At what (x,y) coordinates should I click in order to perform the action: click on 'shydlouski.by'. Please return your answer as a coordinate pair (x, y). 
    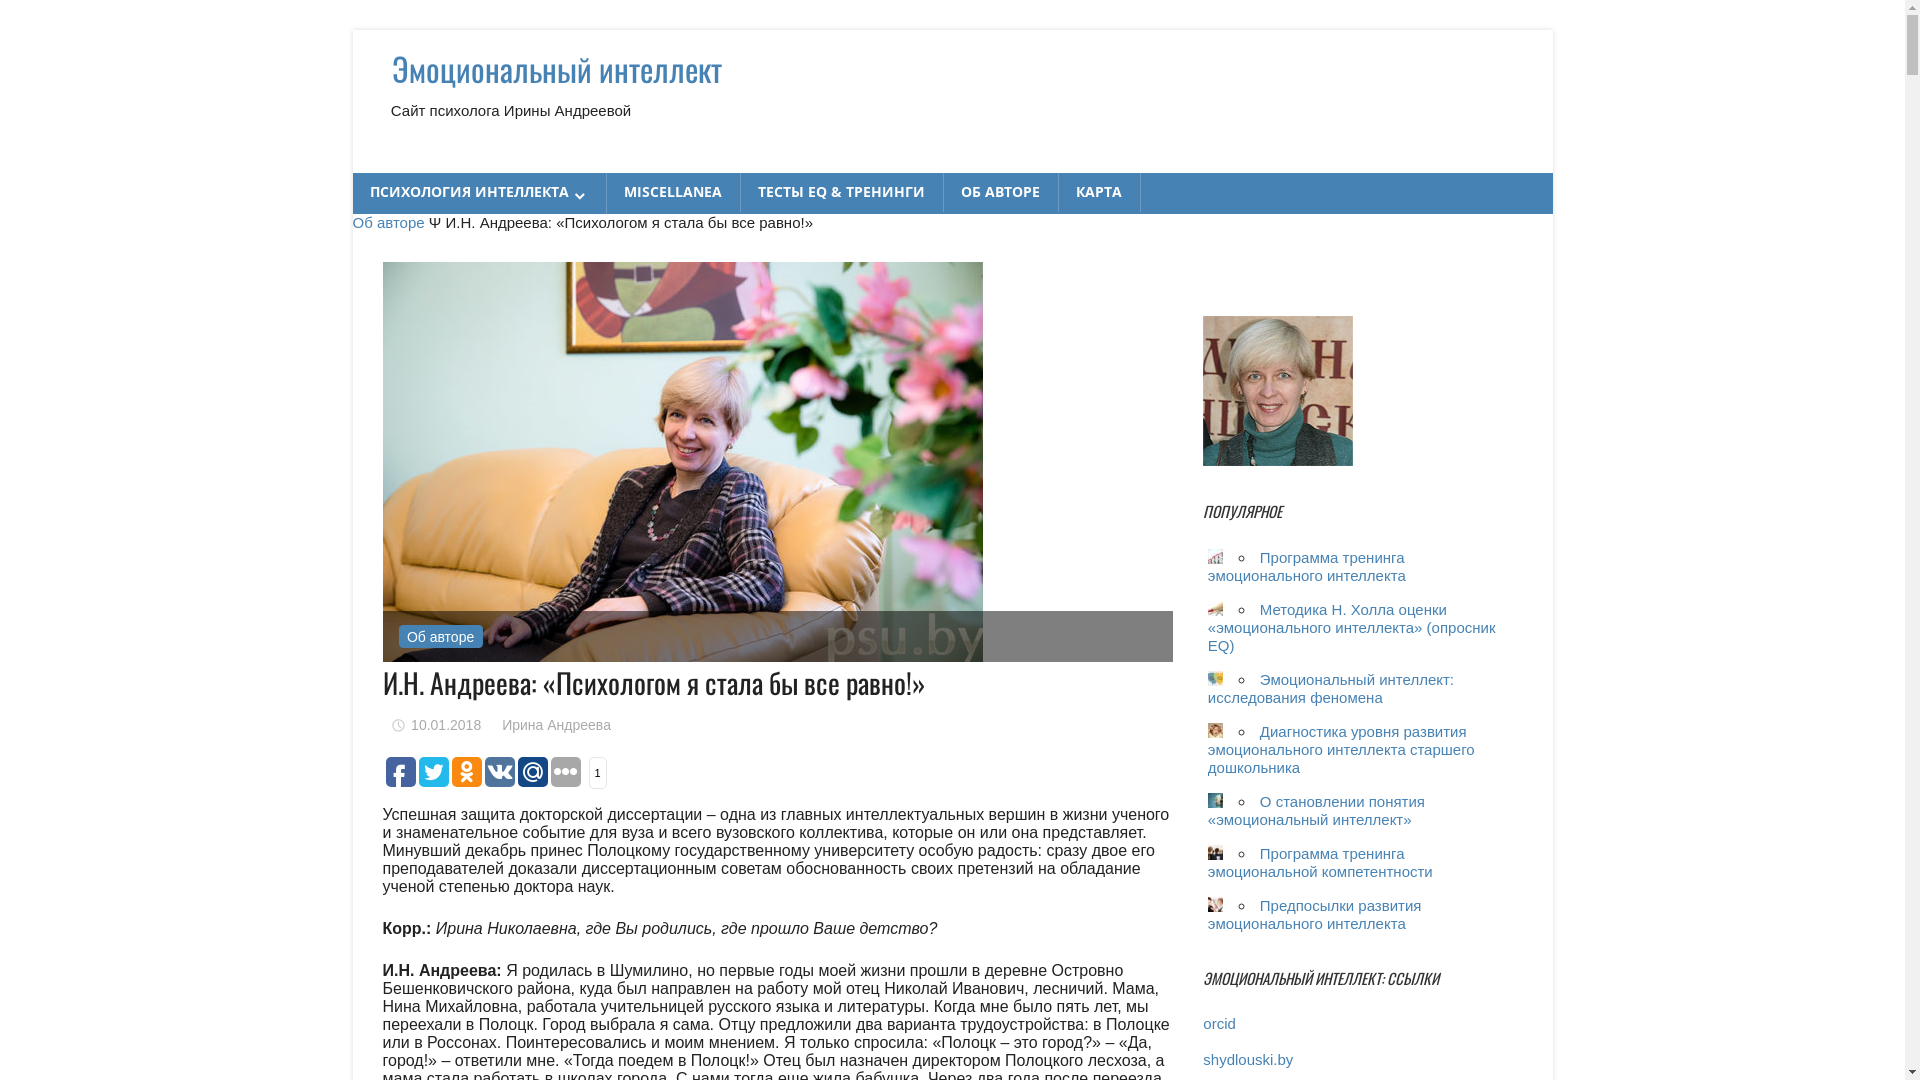
    Looking at the image, I should click on (1247, 1058).